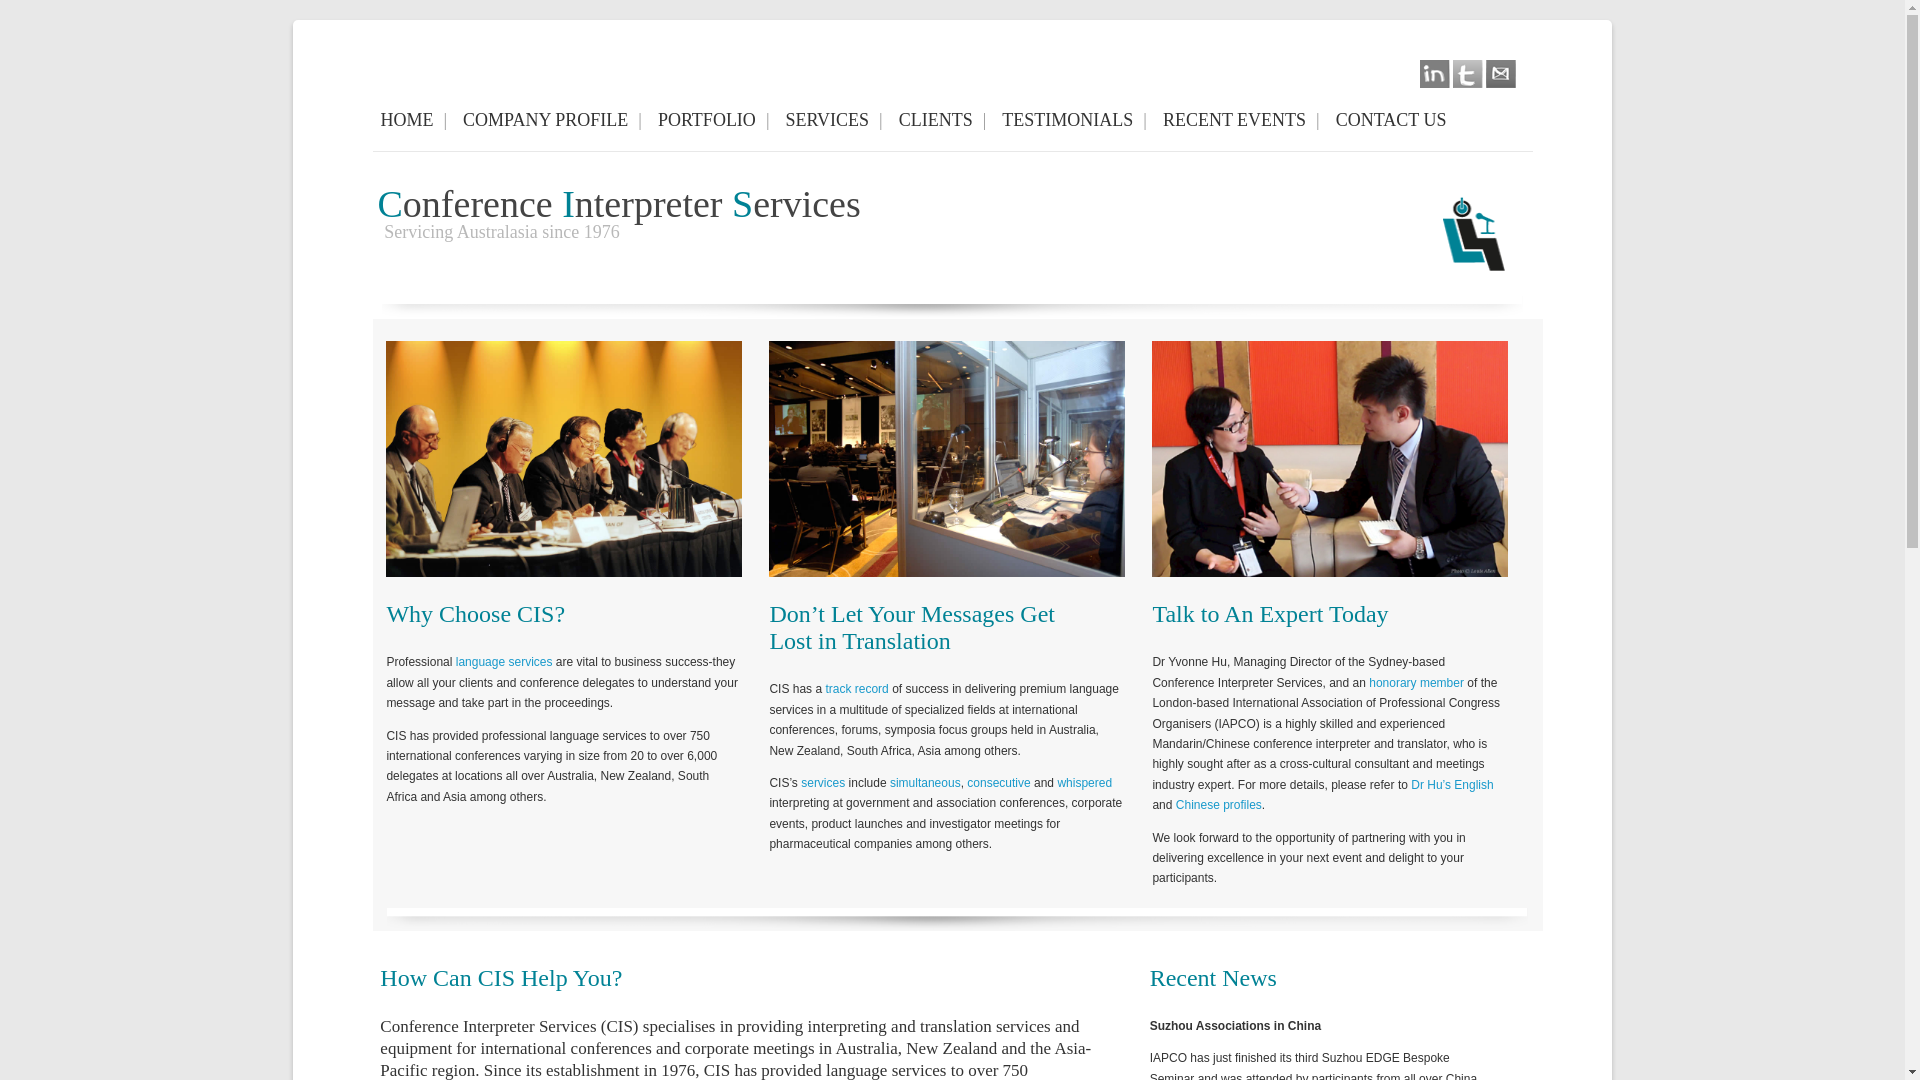  Describe the element at coordinates (890, 120) in the screenshot. I see `'CLIENTS'` at that location.